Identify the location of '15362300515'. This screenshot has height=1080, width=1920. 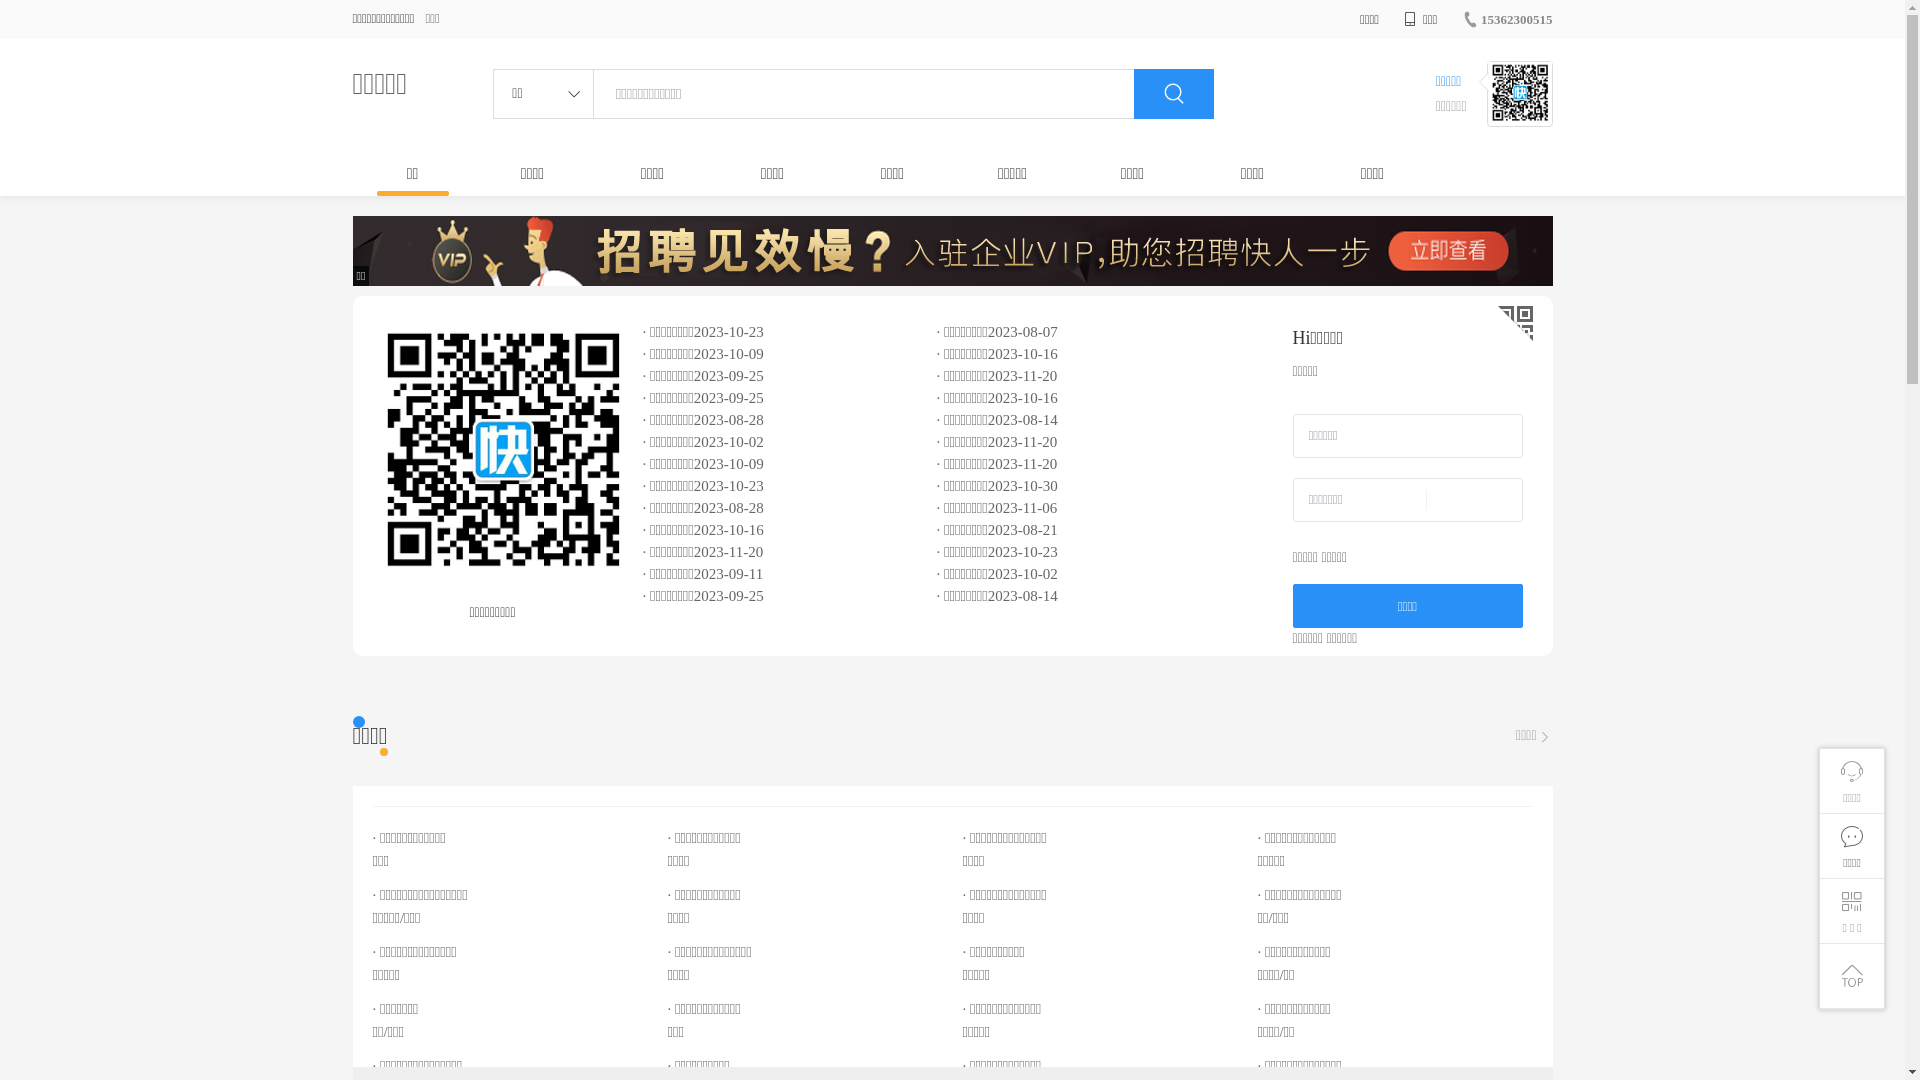
(1462, 19).